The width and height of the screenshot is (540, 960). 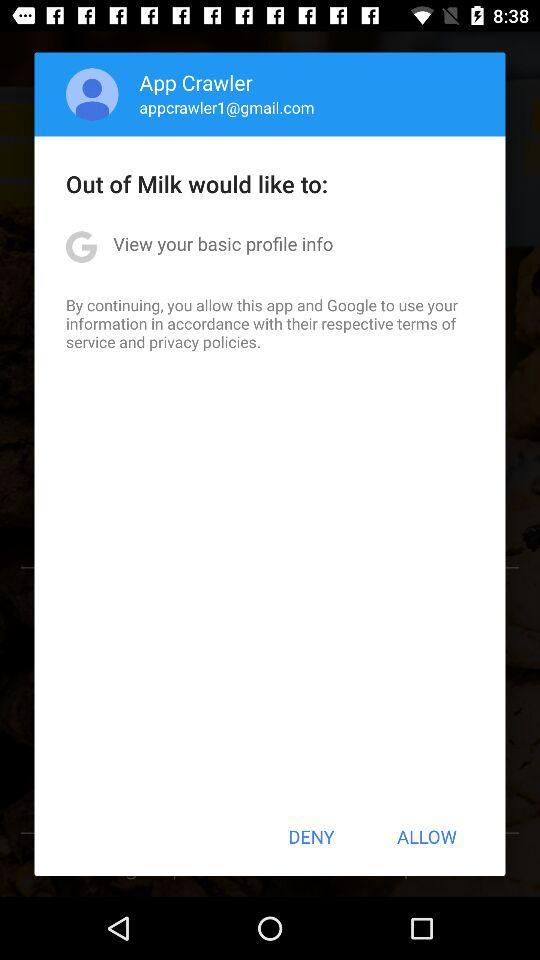 What do you see at coordinates (226, 107) in the screenshot?
I see `app below app crawler item` at bounding box center [226, 107].